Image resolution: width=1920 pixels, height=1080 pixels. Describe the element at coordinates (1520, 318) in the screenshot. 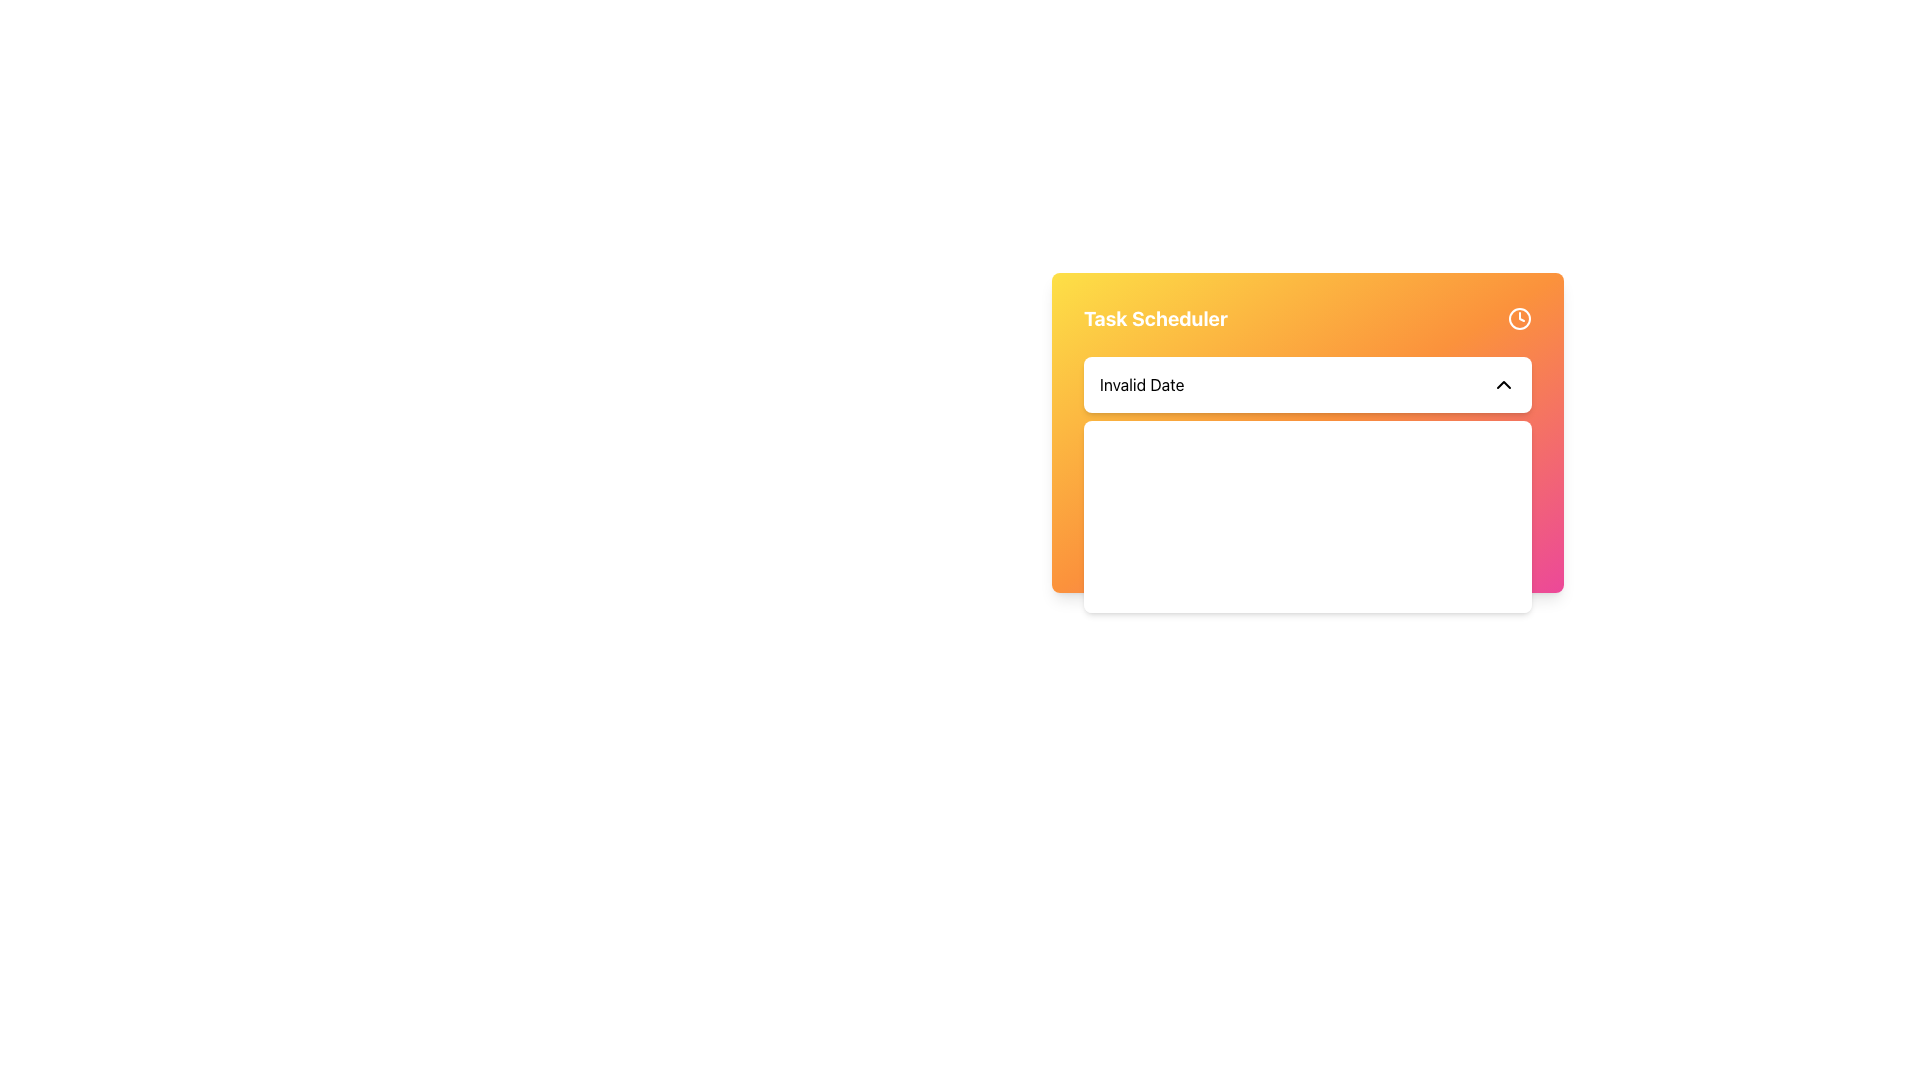

I see `the clock icon located to the far right of the 'Task Scheduler' header, which is styled with a circular frame and clock hands` at that location.